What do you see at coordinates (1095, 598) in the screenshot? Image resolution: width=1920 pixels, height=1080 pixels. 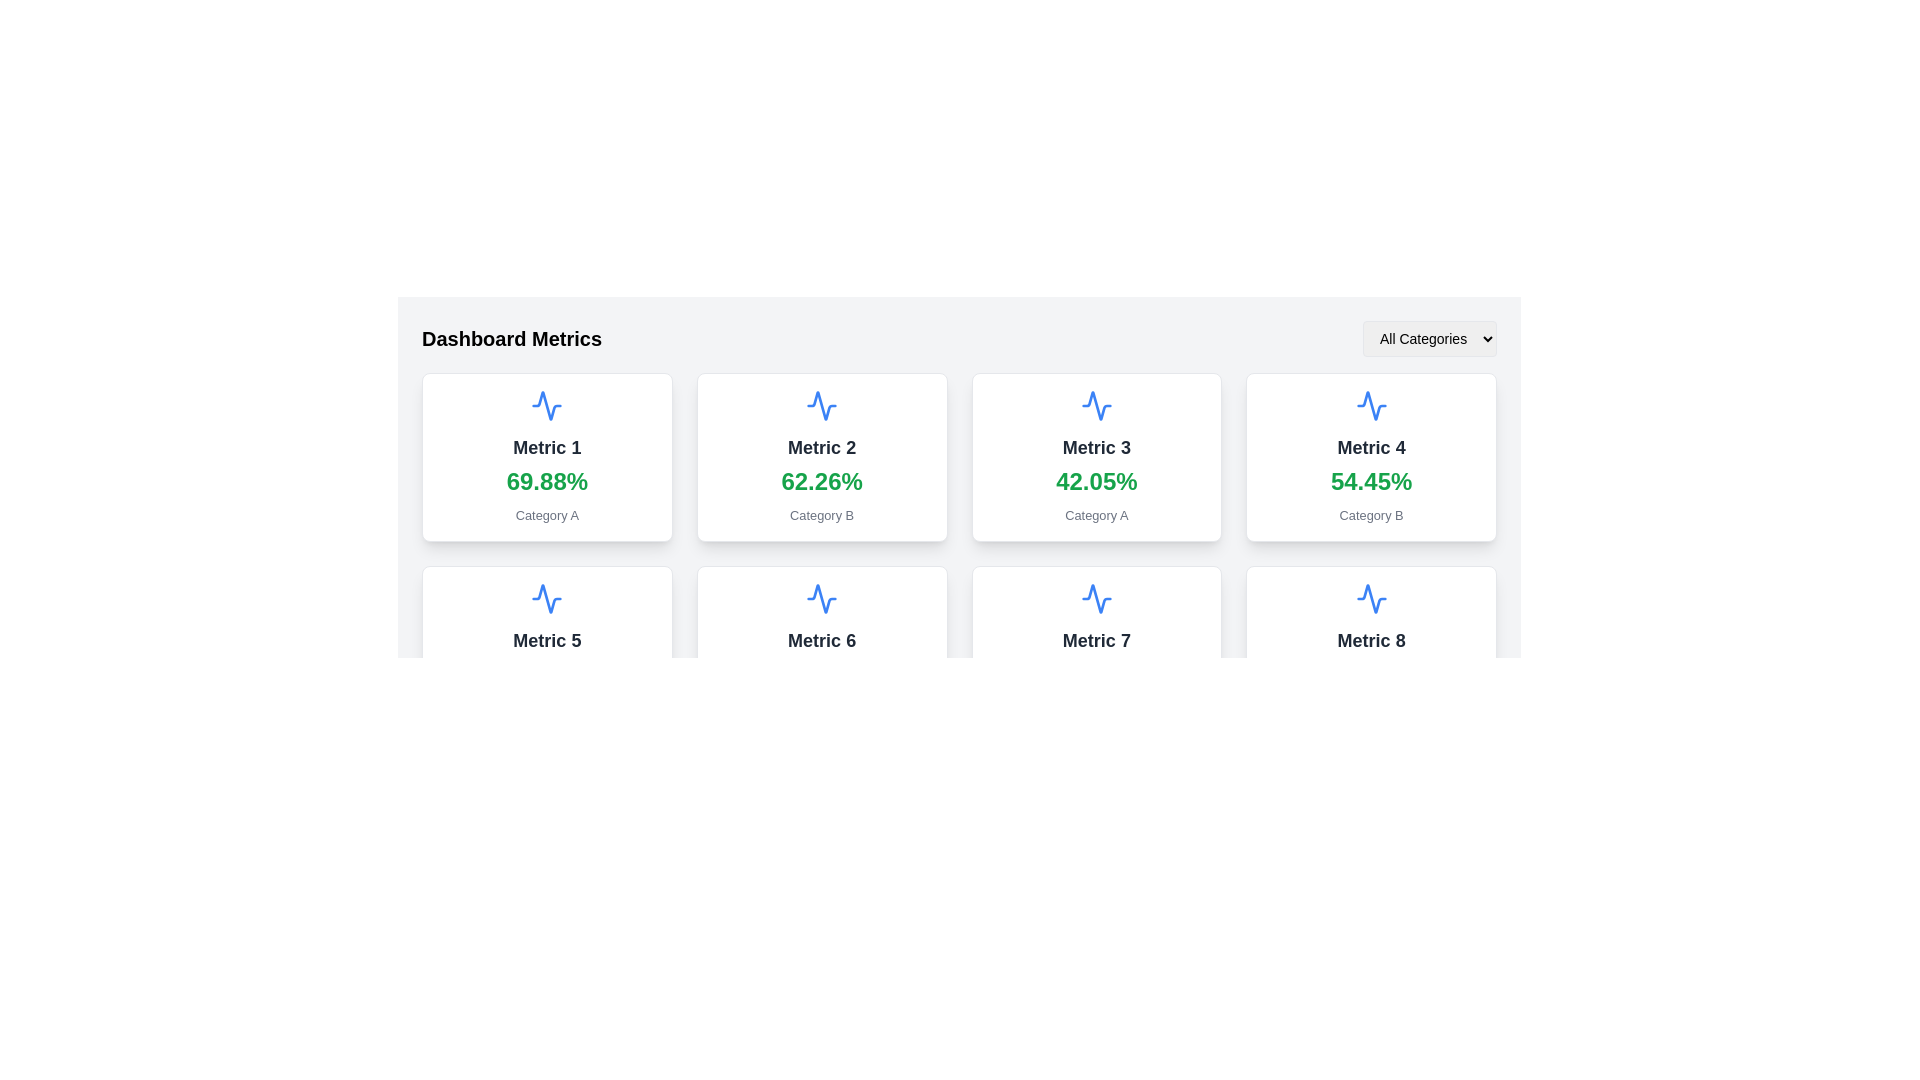 I see `blue wave-like vector icon resembling an activity graph, located in the center of the card labeled 'Metric 7' in the second row, third column of the grid layout` at bounding box center [1095, 598].